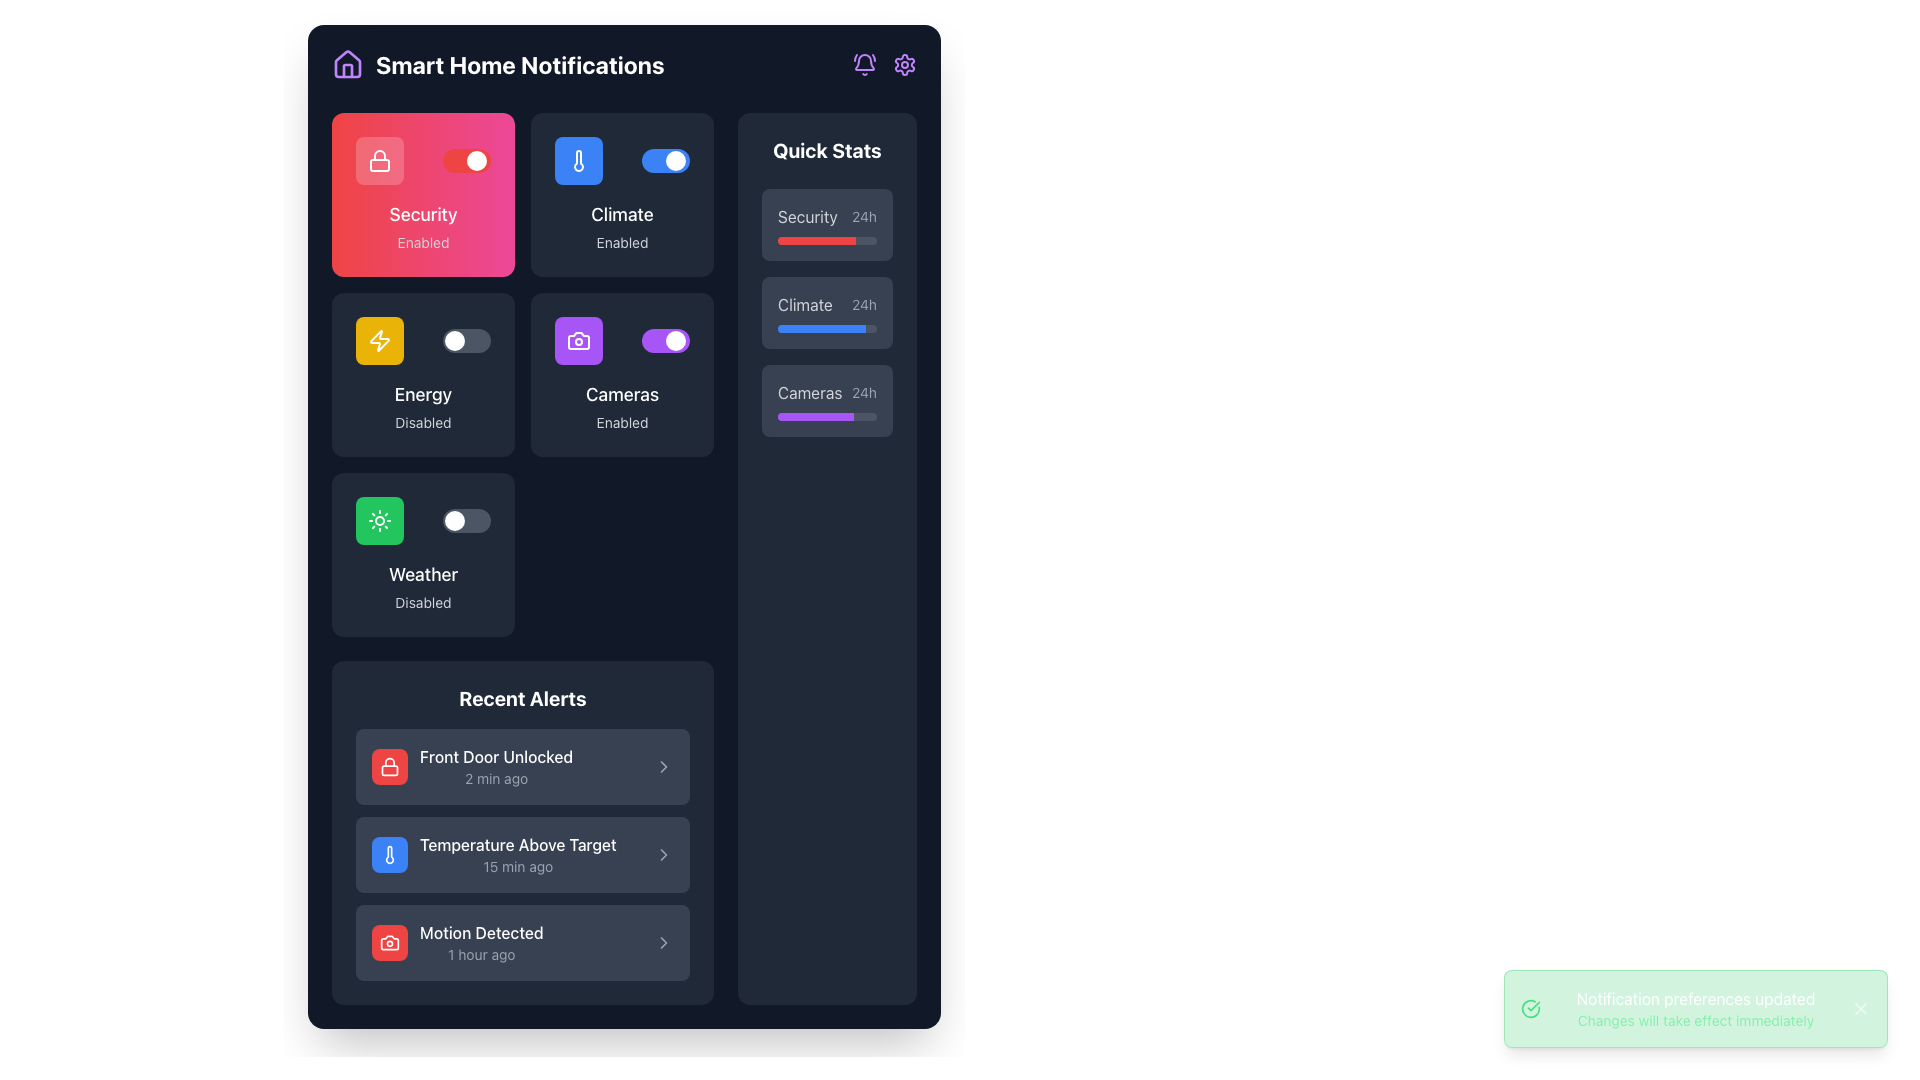 The height and width of the screenshot is (1080, 1920). I want to click on security activity level, so click(841, 239).